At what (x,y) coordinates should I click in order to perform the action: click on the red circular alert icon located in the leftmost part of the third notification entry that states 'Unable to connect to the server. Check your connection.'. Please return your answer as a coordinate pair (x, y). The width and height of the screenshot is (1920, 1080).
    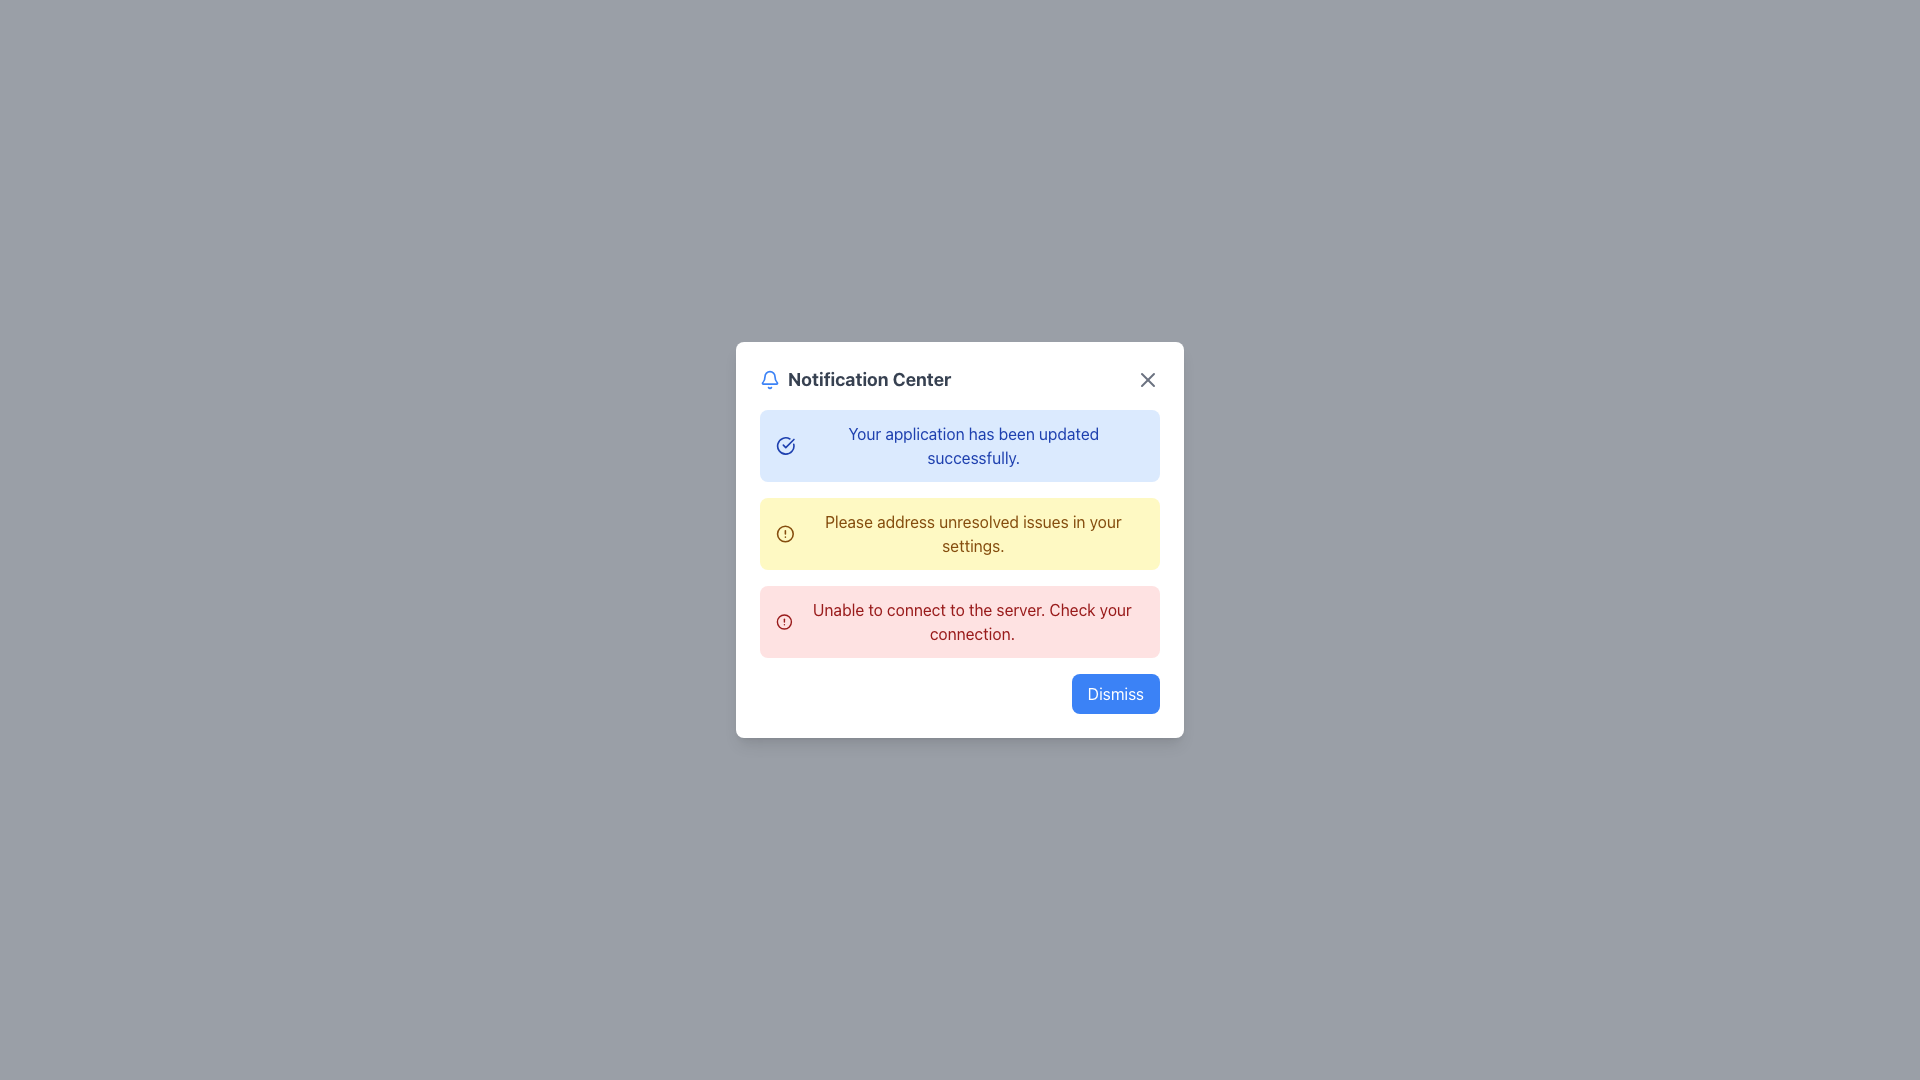
    Looking at the image, I should click on (783, 620).